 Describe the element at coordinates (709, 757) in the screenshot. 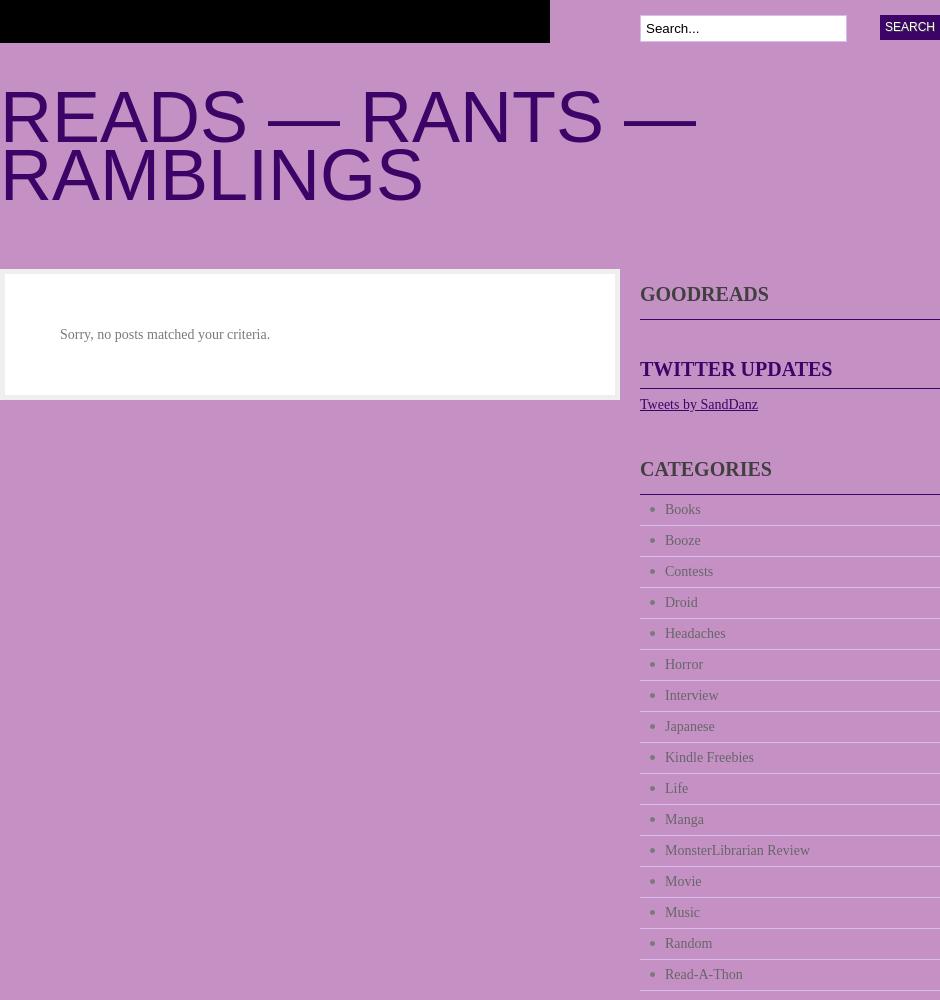

I see `'Kindle Freebies'` at that location.